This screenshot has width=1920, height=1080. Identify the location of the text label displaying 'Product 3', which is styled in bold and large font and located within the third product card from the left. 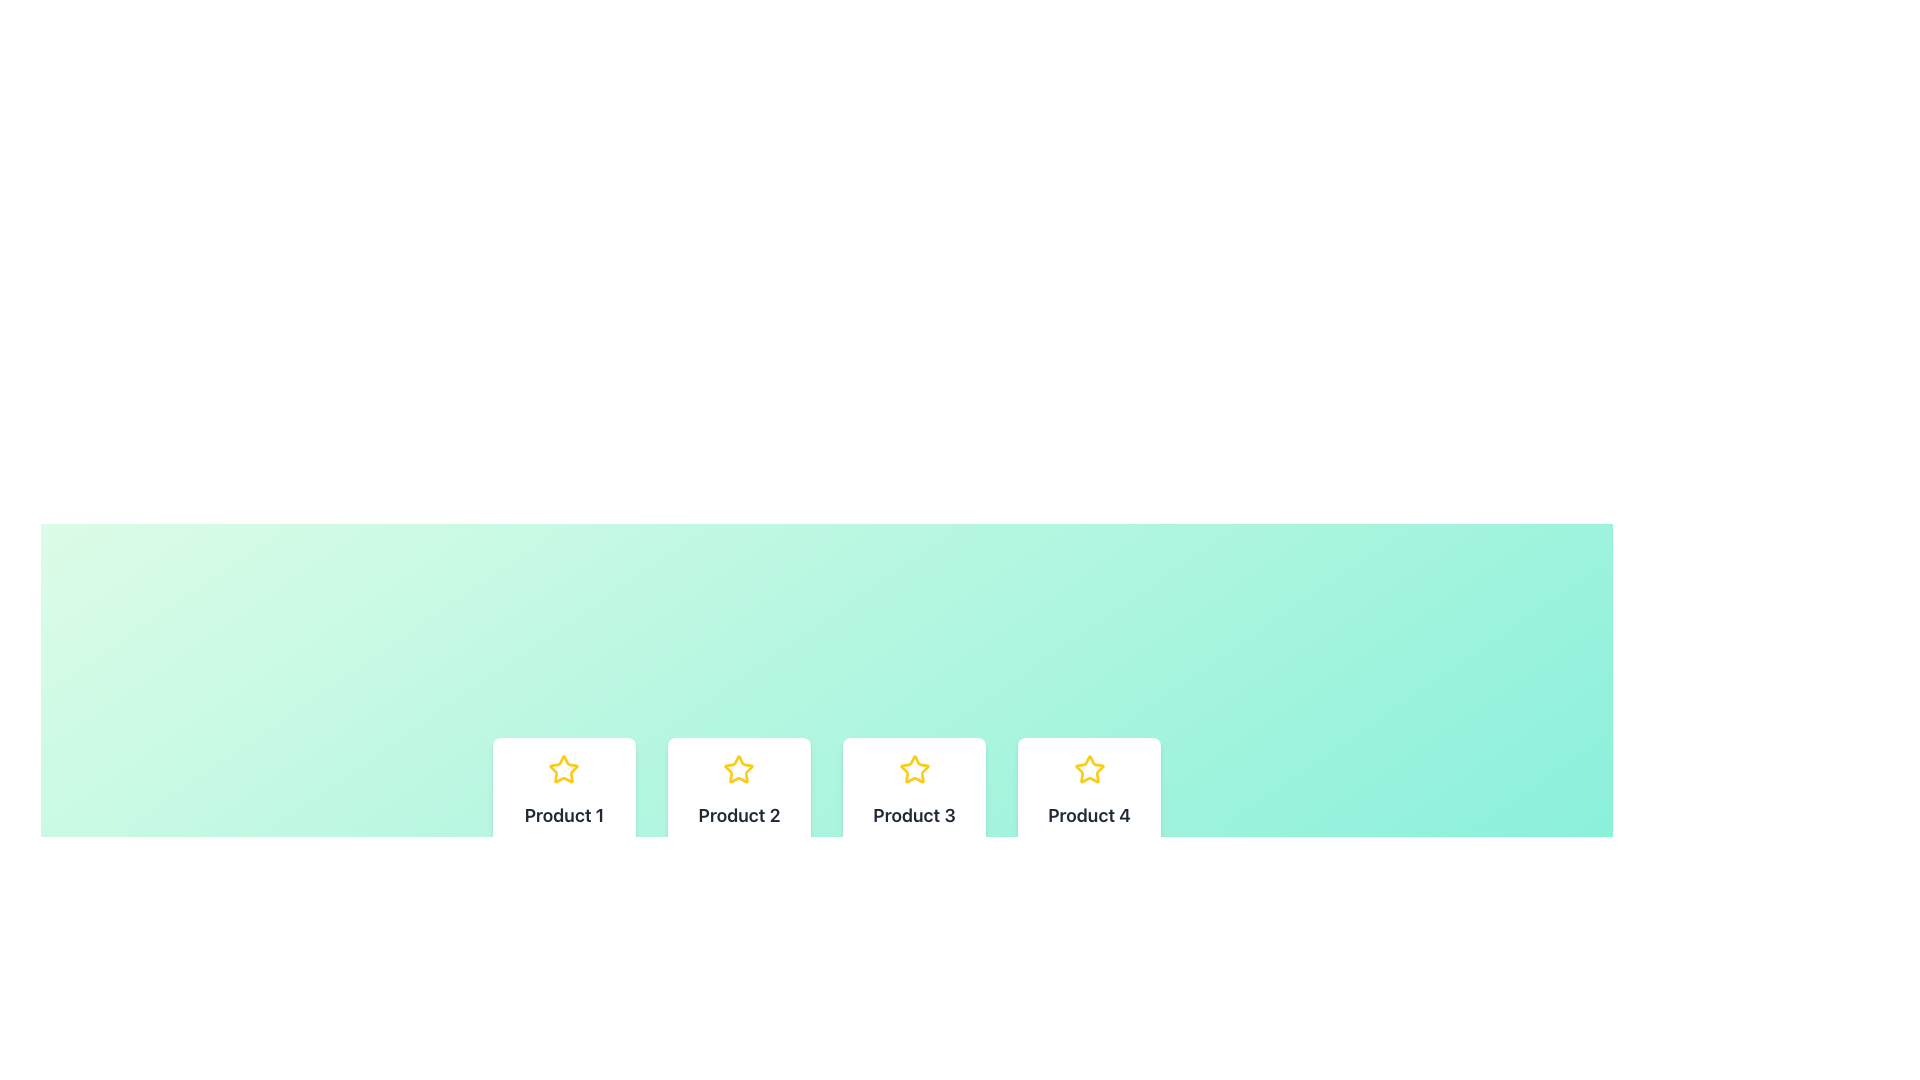
(913, 816).